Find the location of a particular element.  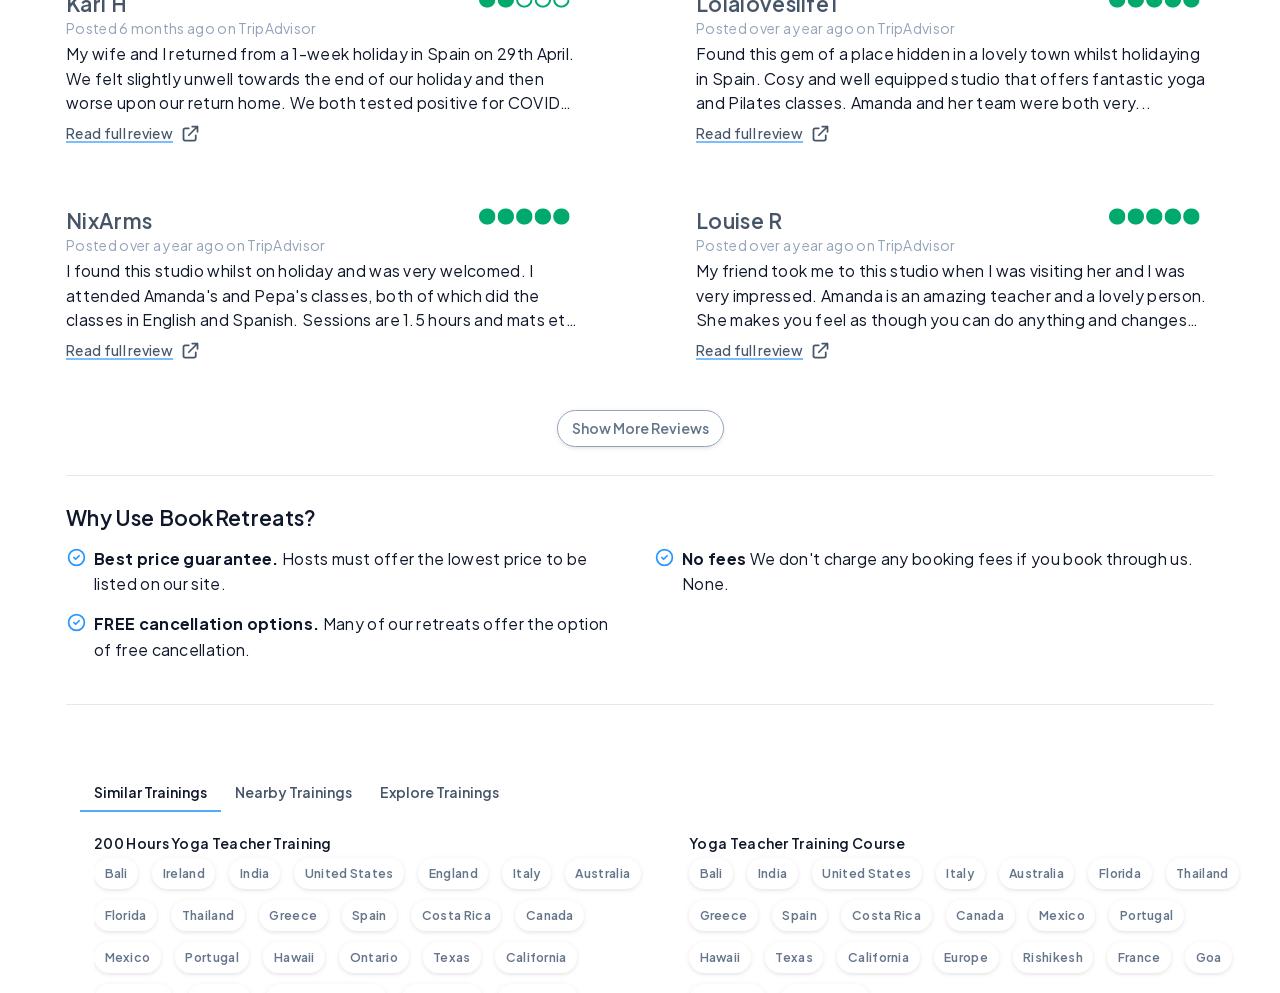

'No fees' is located at coordinates (713, 556).